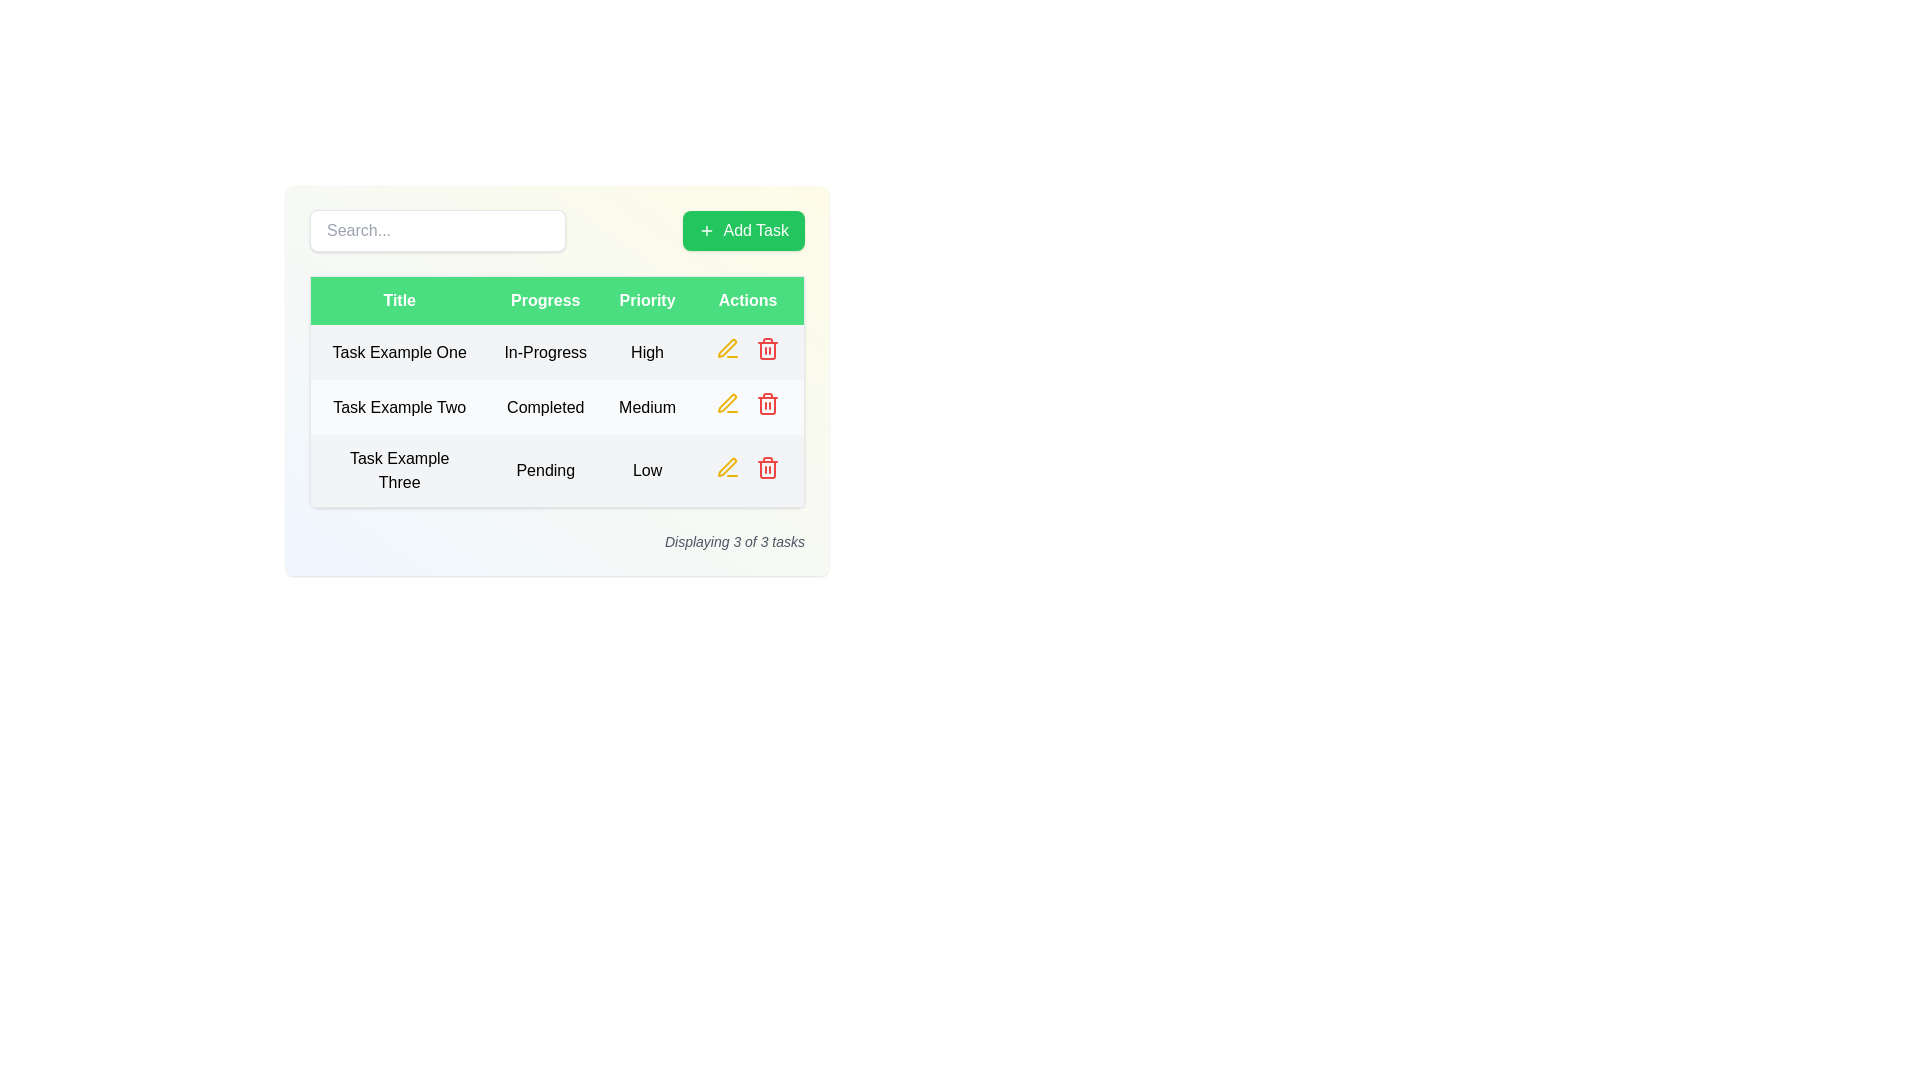 Image resolution: width=1920 pixels, height=1080 pixels. I want to click on the 'Progress' table header cell, which is the second column header in a table layout, located near the top of the interface, so click(545, 300).